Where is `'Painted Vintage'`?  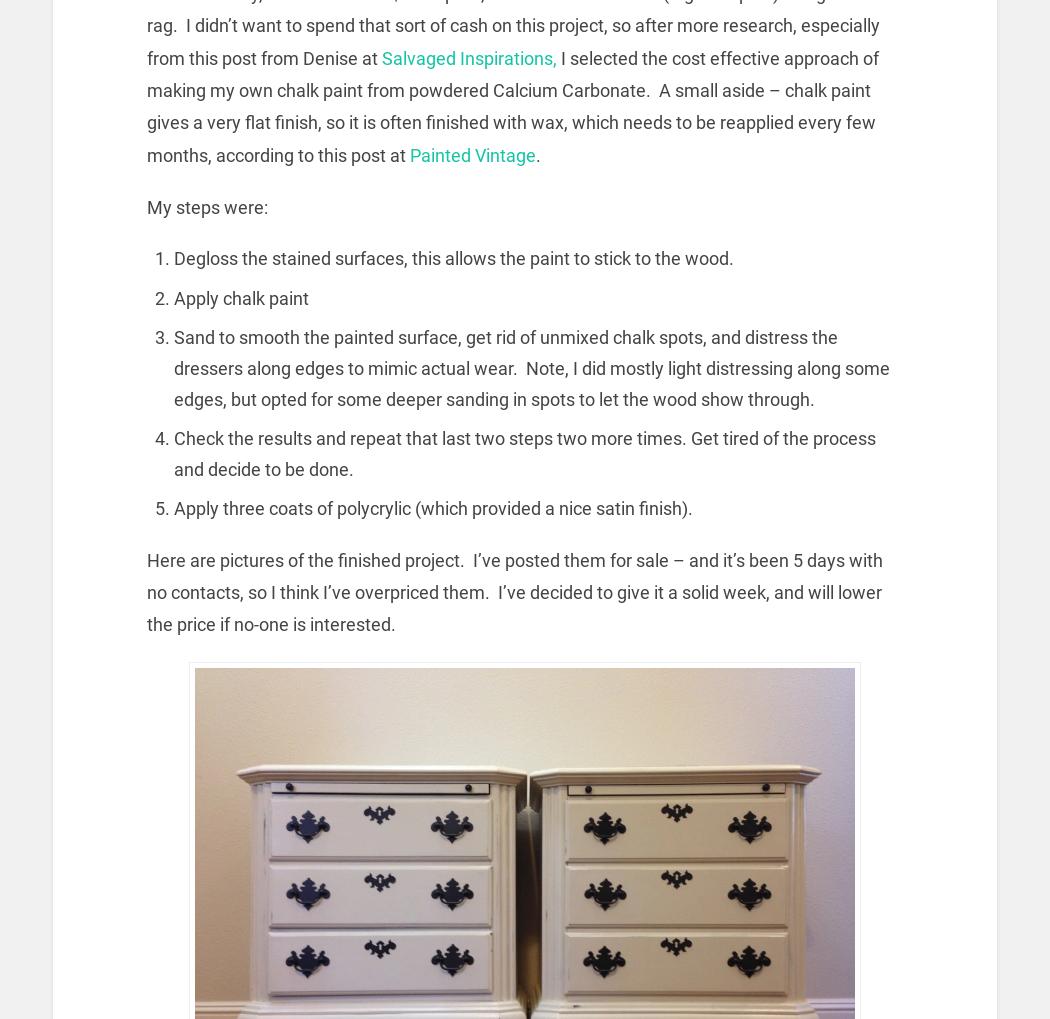
'Painted Vintage' is located at coordinates (473, 154).